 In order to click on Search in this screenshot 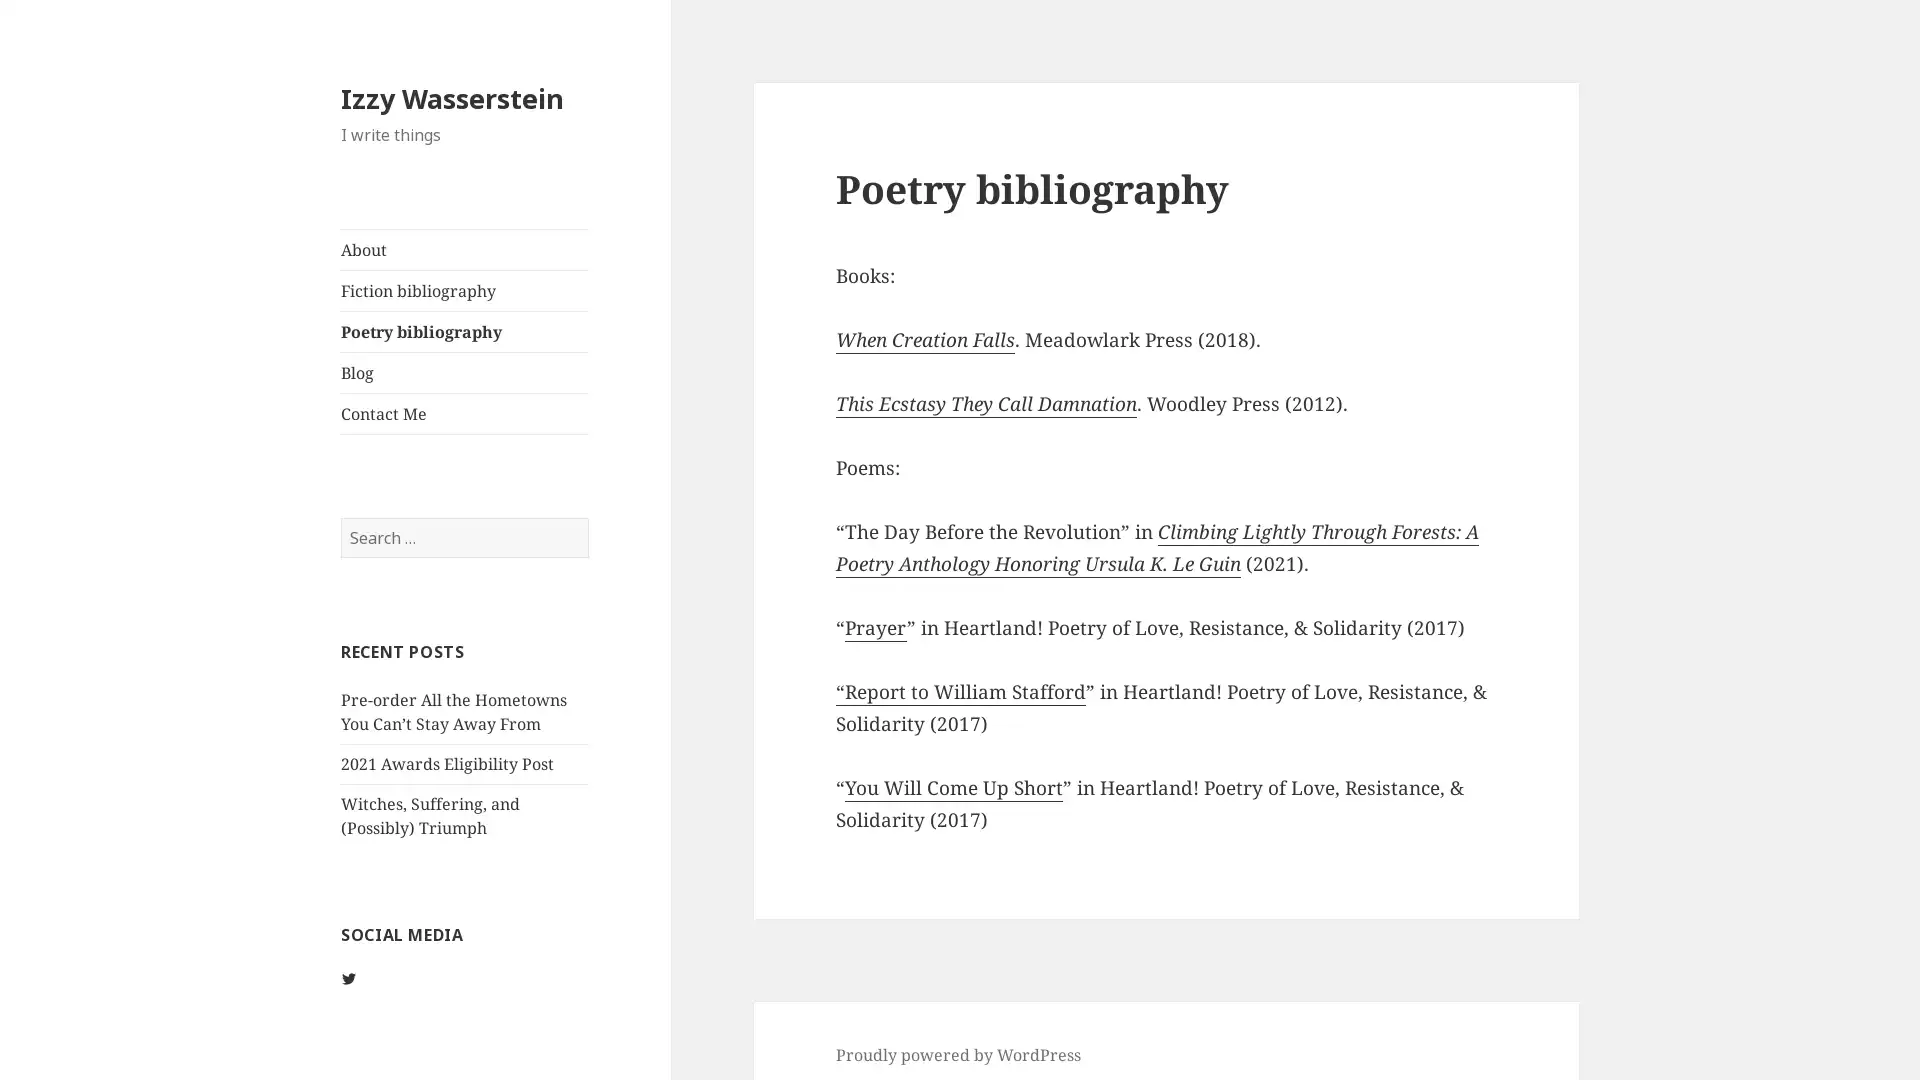, I will do `click(586, 515)`.